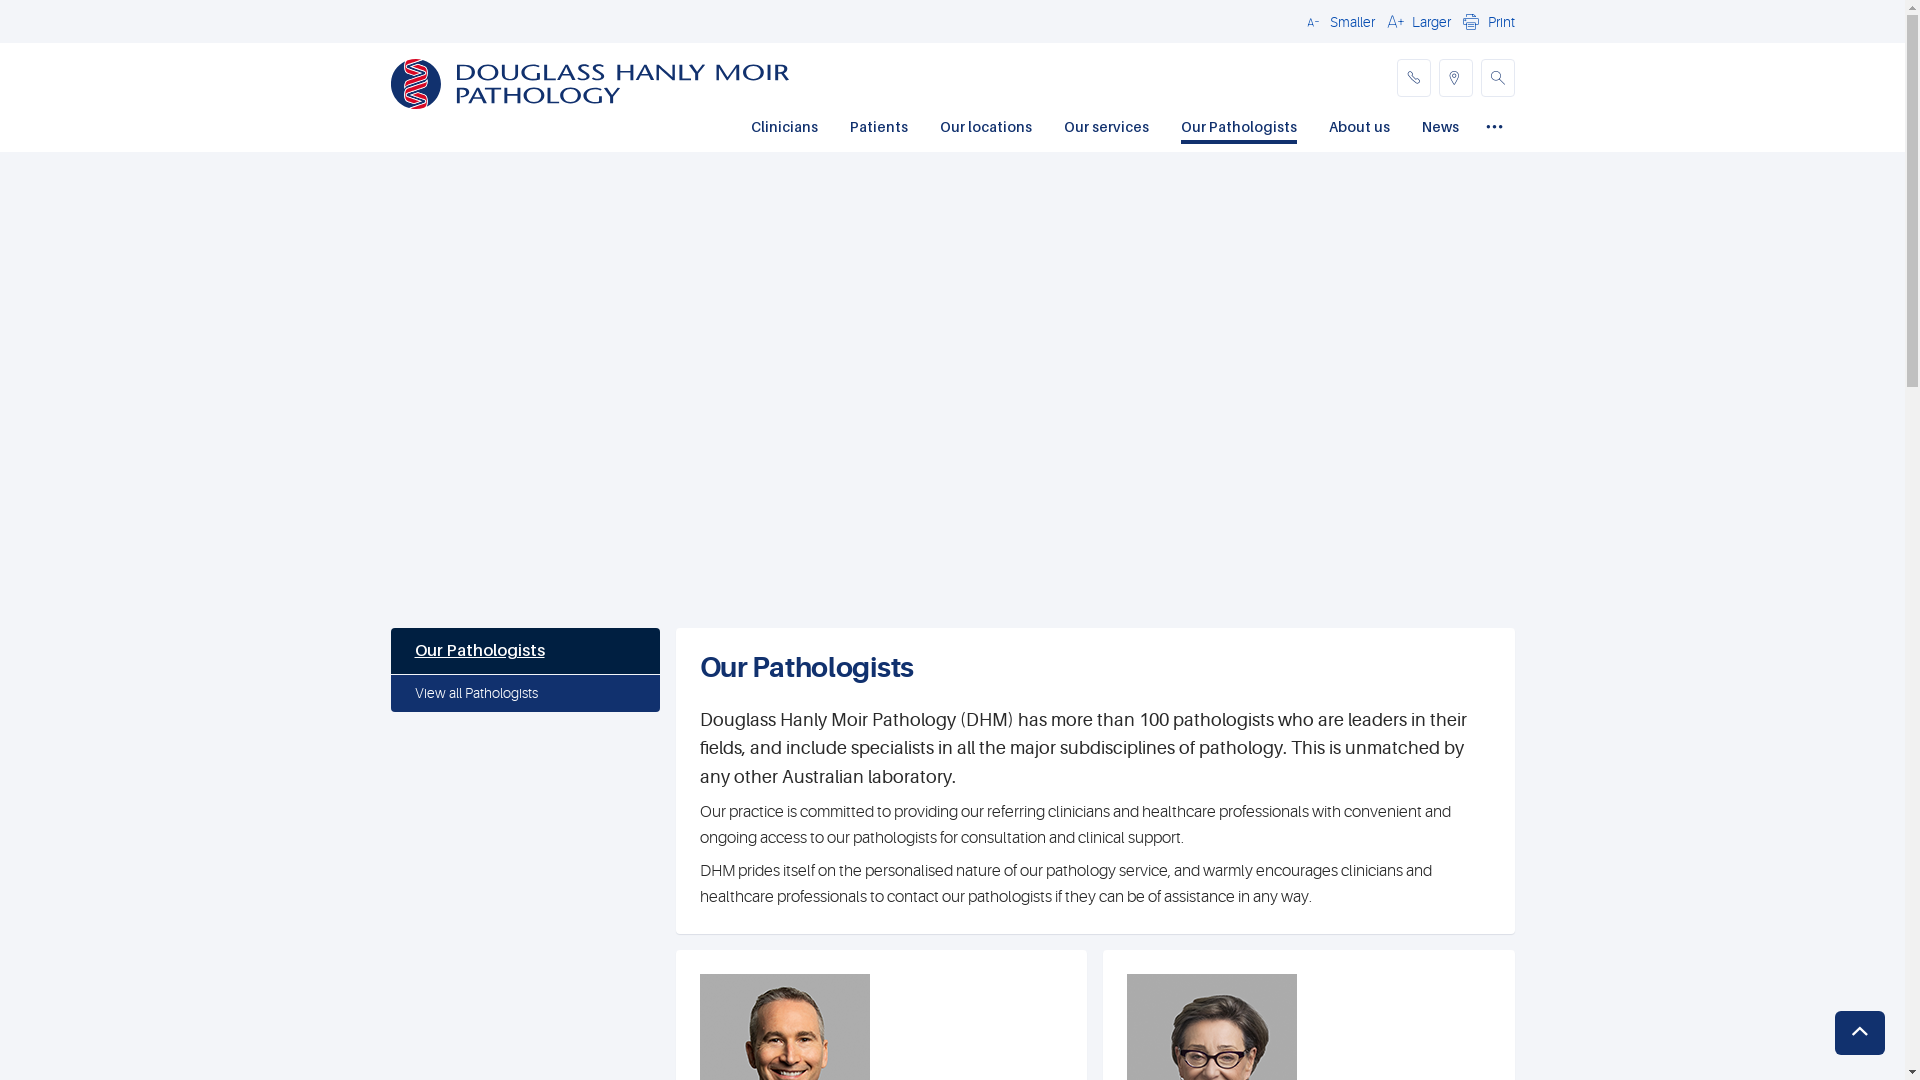  Describe the element at coordinates (524, 693) in the screenshot. I see `'View all Pathologists'` at that location.